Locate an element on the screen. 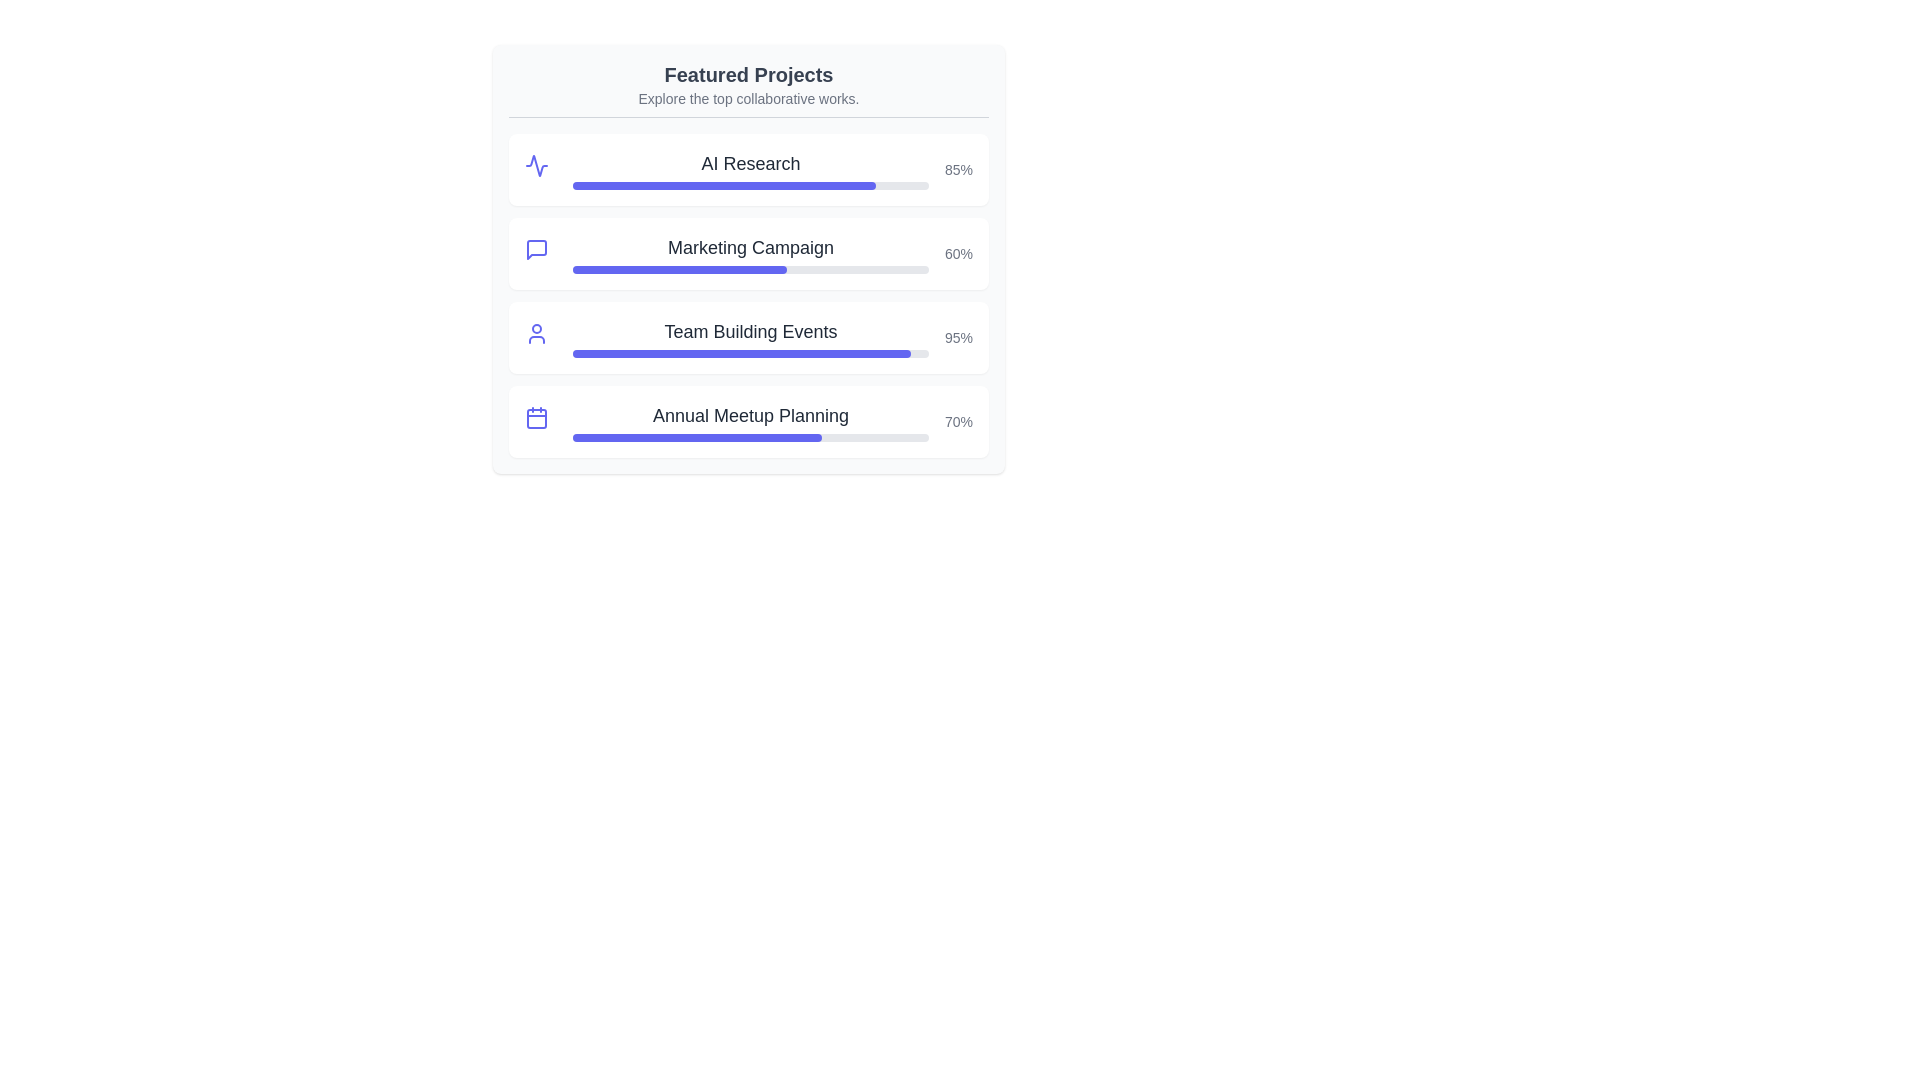 This screenshot has height=1080, width=1920. the project icon for Team Building Events to reveal additional information is located at coordinates (541, 337).